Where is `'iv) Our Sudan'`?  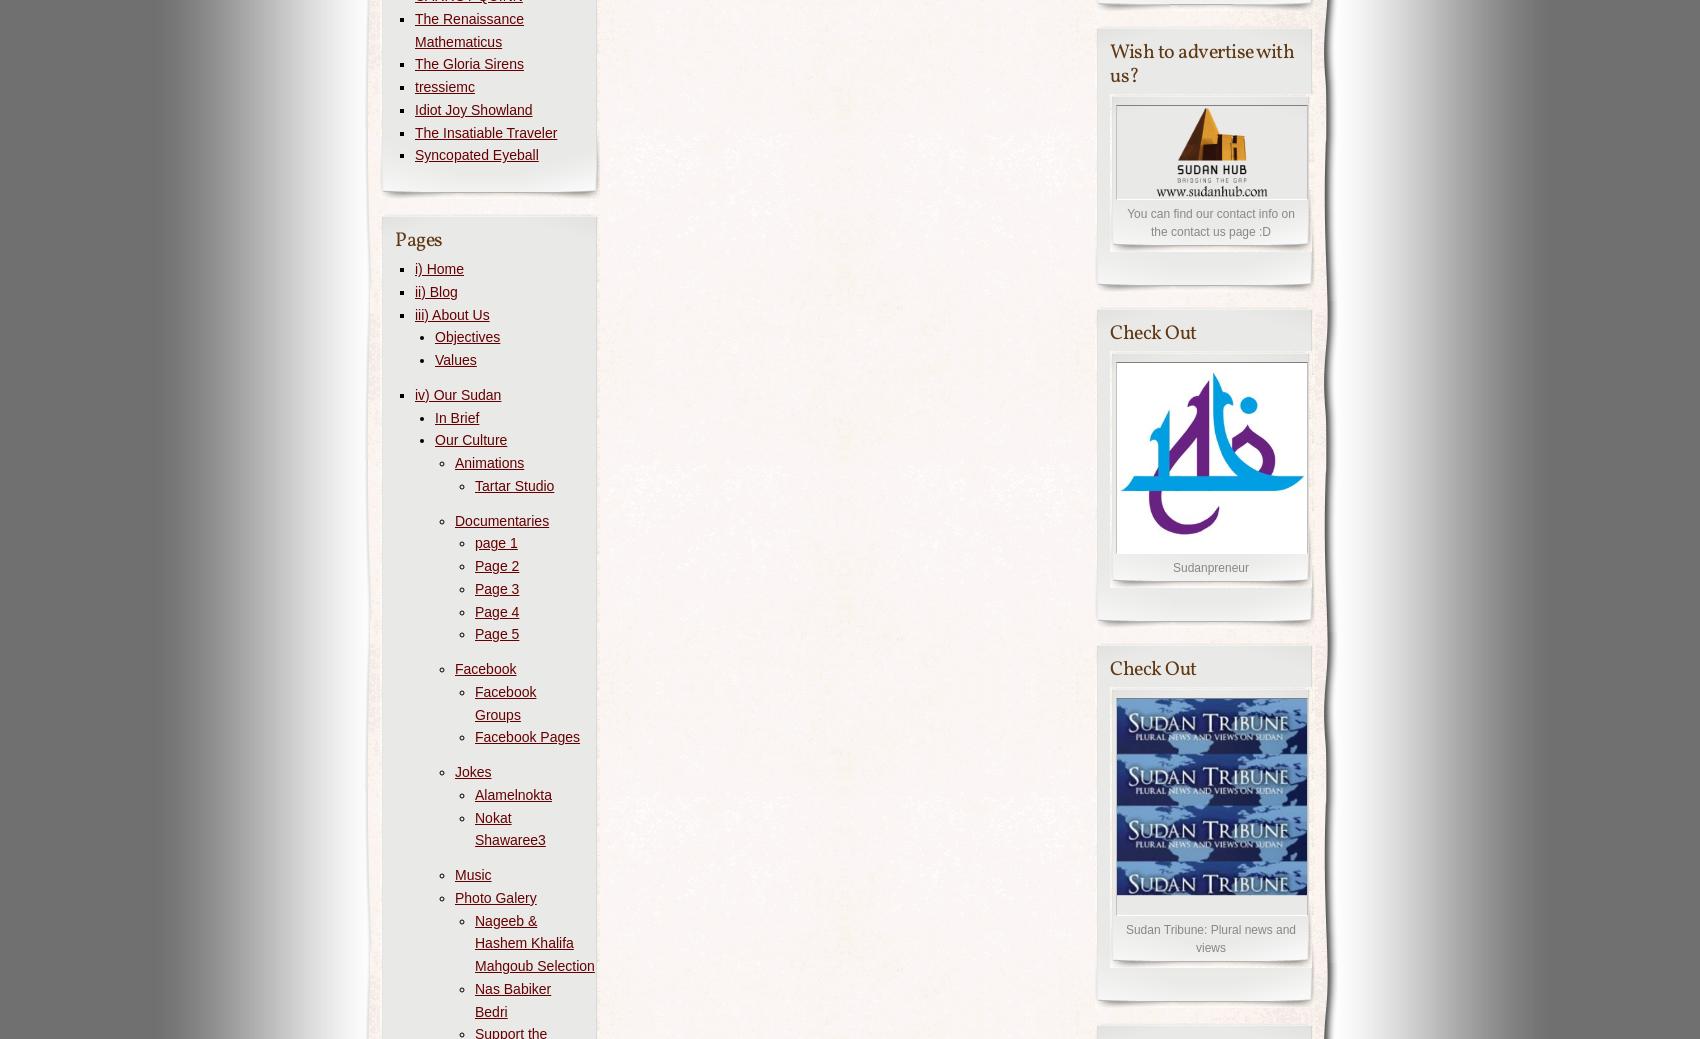
'iv) Our Sudan' is located at coordinates (457, 392).